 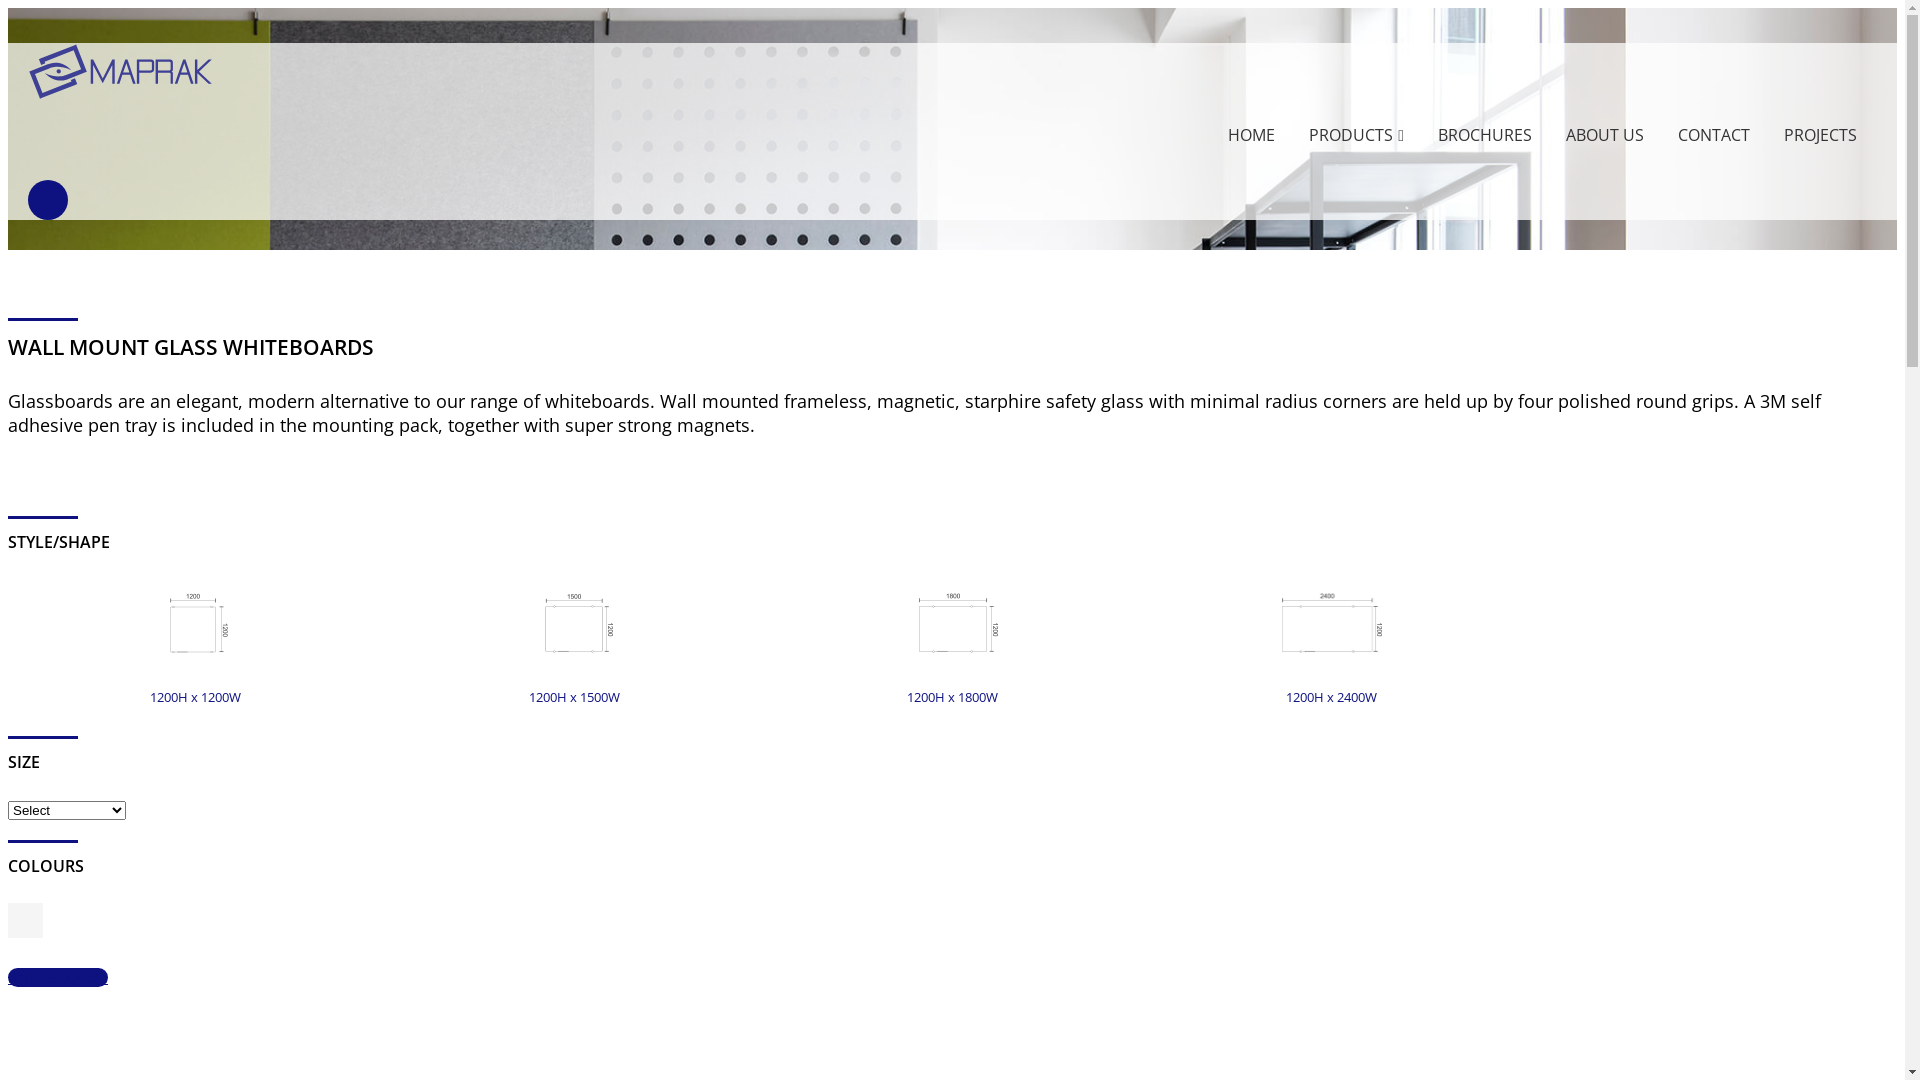 I want to click on 'HOME', so click(x=1250, y=135).